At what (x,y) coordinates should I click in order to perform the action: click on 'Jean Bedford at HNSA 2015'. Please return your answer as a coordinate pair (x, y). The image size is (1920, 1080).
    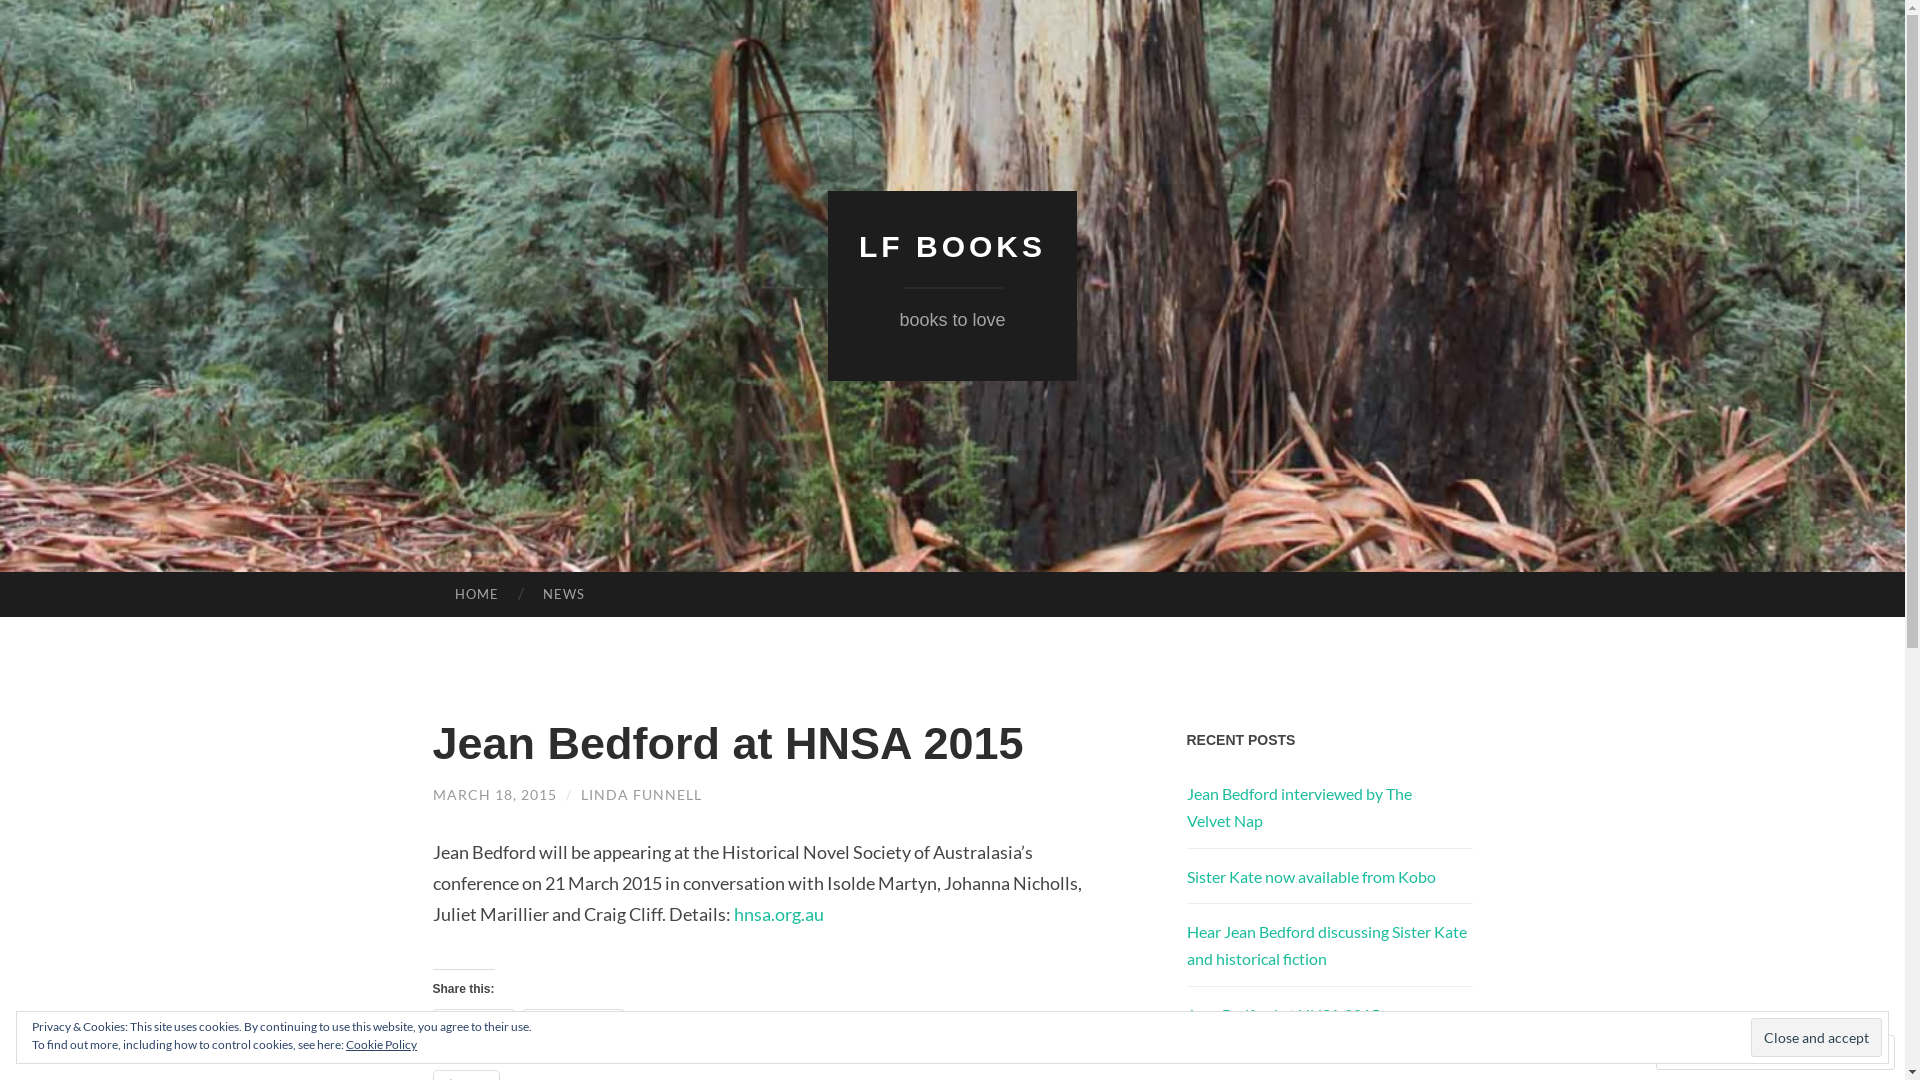
    Looking at the image, I should click on (1282, 1014).